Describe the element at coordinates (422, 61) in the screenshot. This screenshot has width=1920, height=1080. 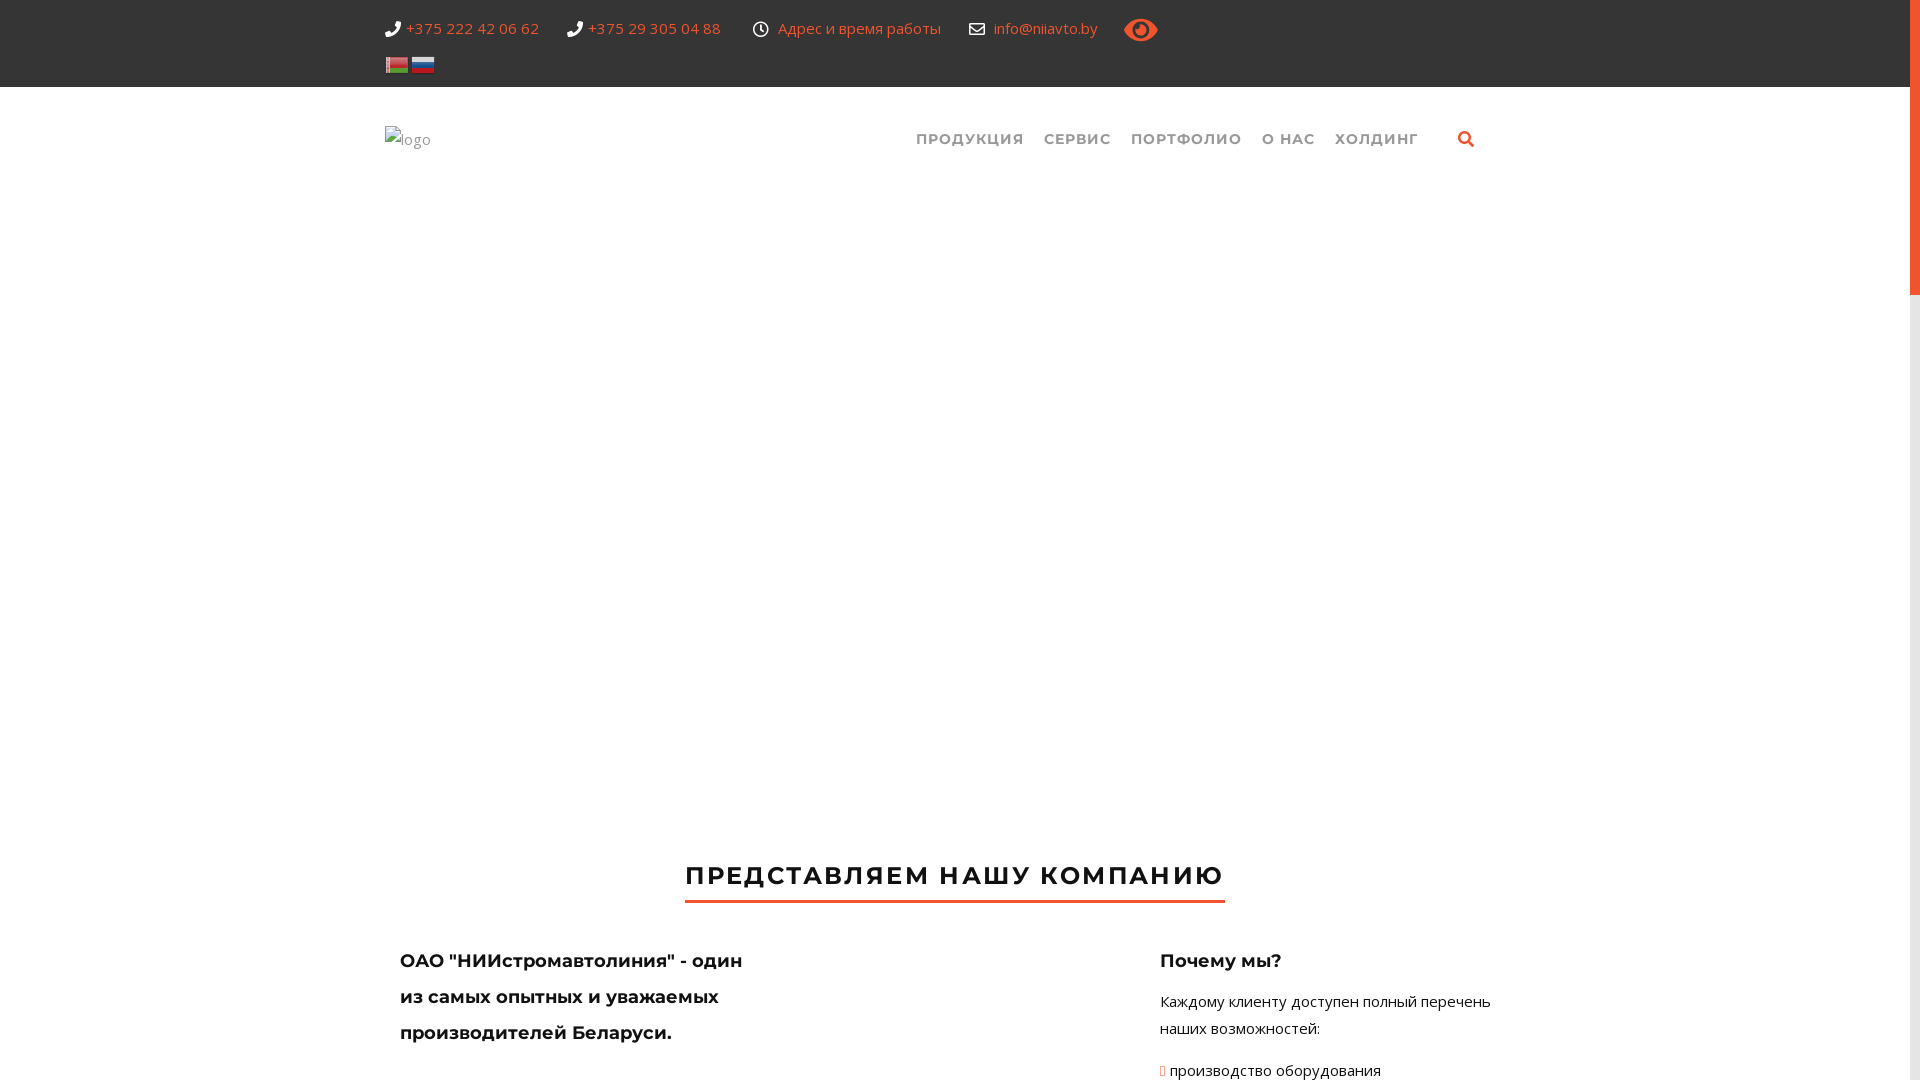
I see `'Russian'` at that location.